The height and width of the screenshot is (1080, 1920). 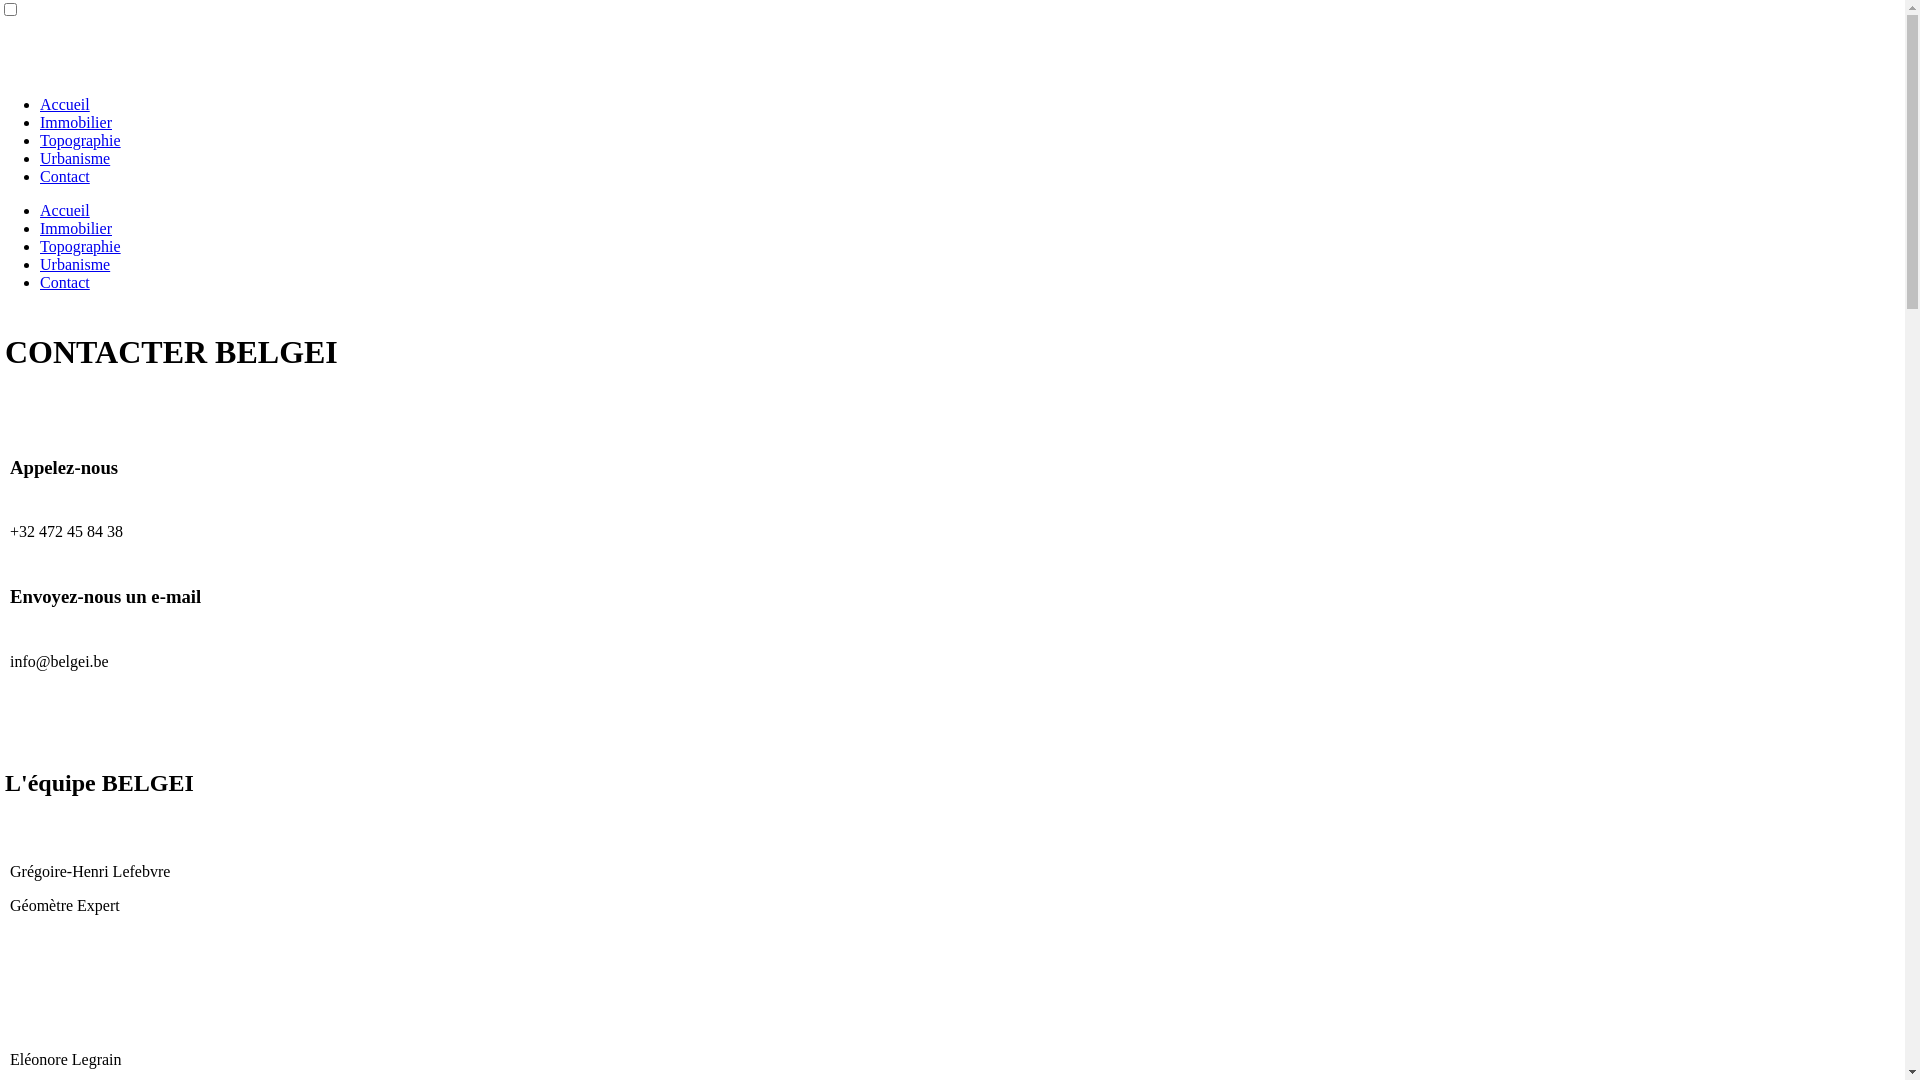 What do you see at coordinates (65, 282) in the screenshot?
I see `'Contact'` at bounding box center [65, 282].